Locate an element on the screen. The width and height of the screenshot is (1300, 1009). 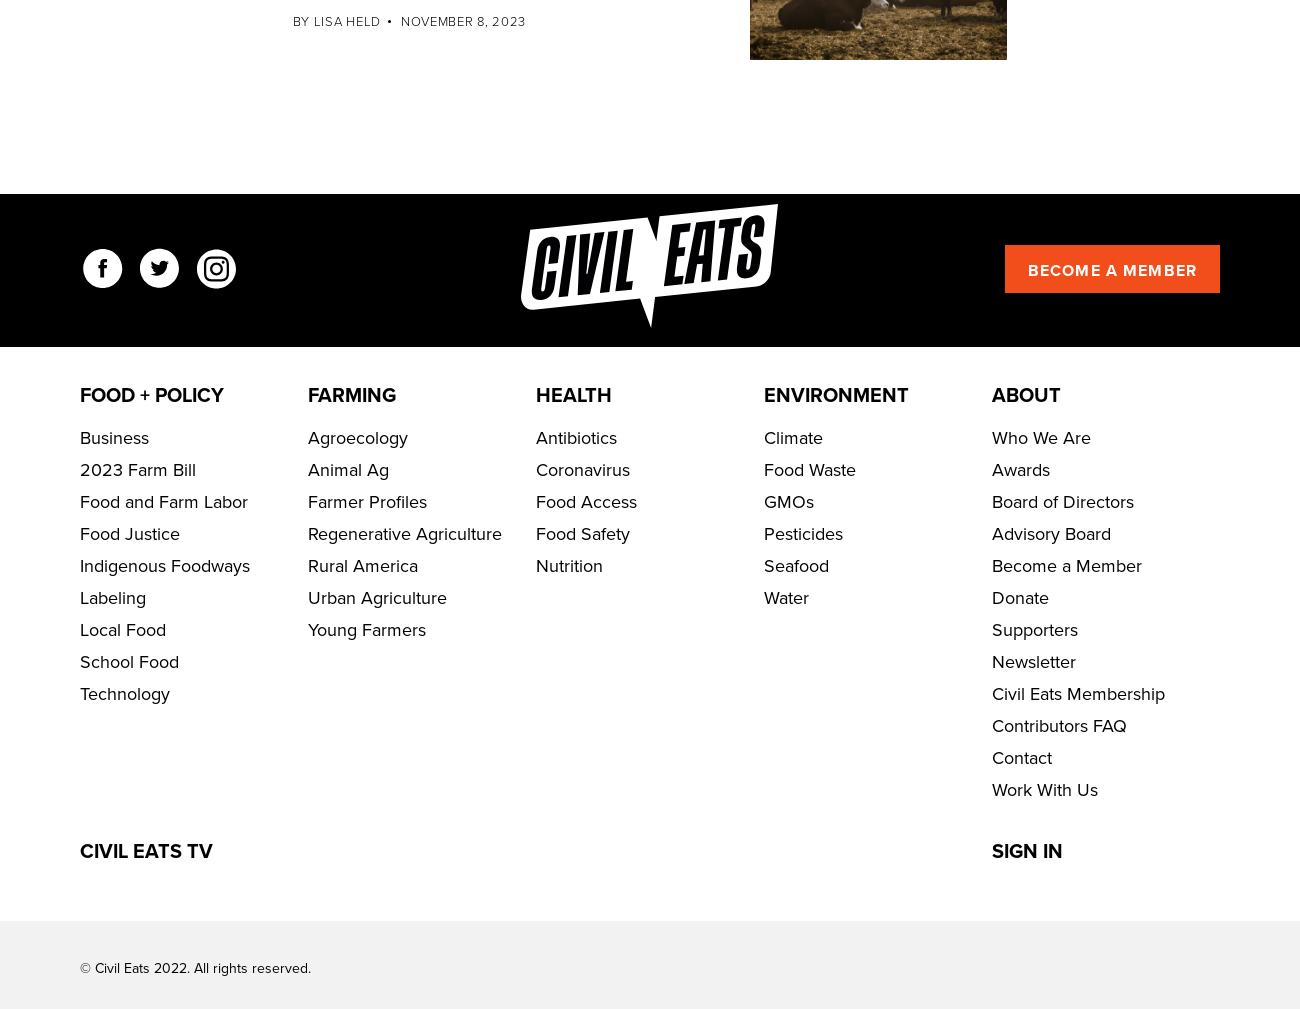
'Antibiotics' is located at coordinates (575, 497).